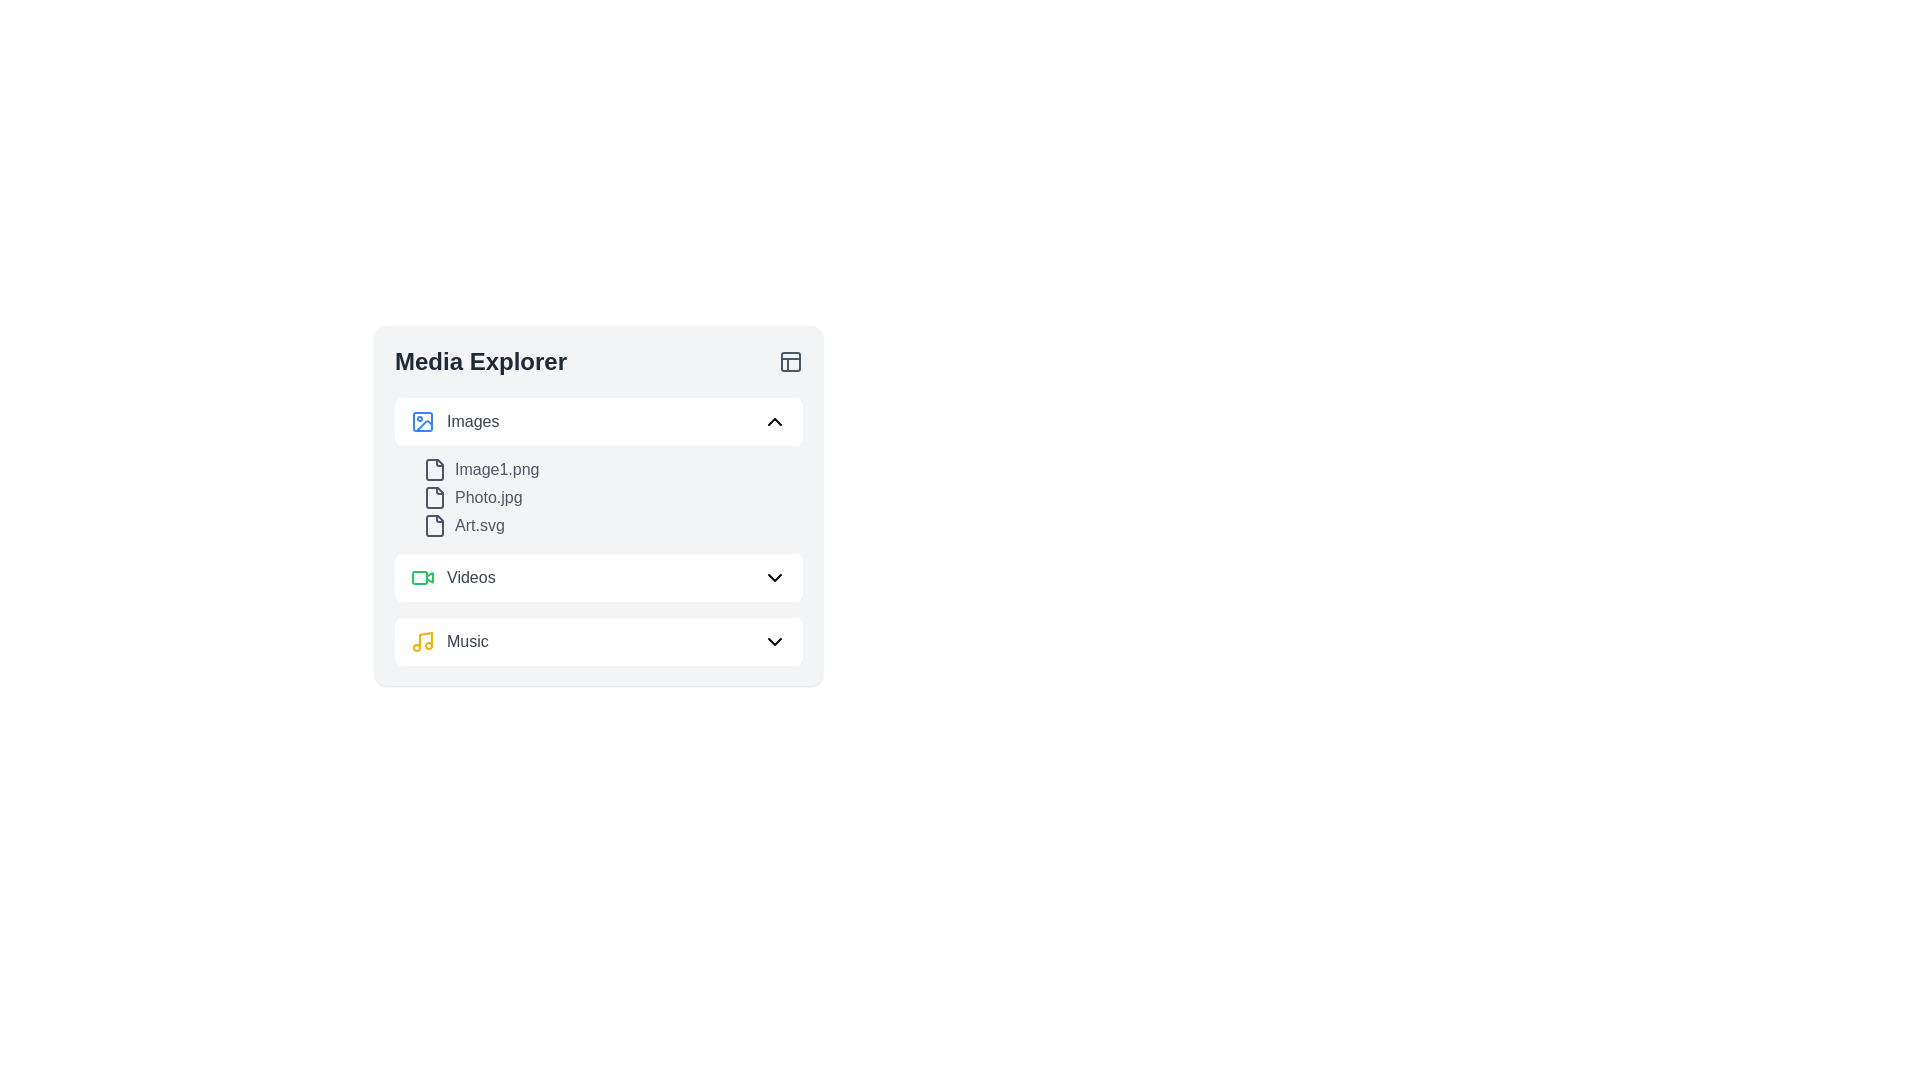  I want to click on the header with an icon and text in the 'Media Explorer' section, so click(454, 420).